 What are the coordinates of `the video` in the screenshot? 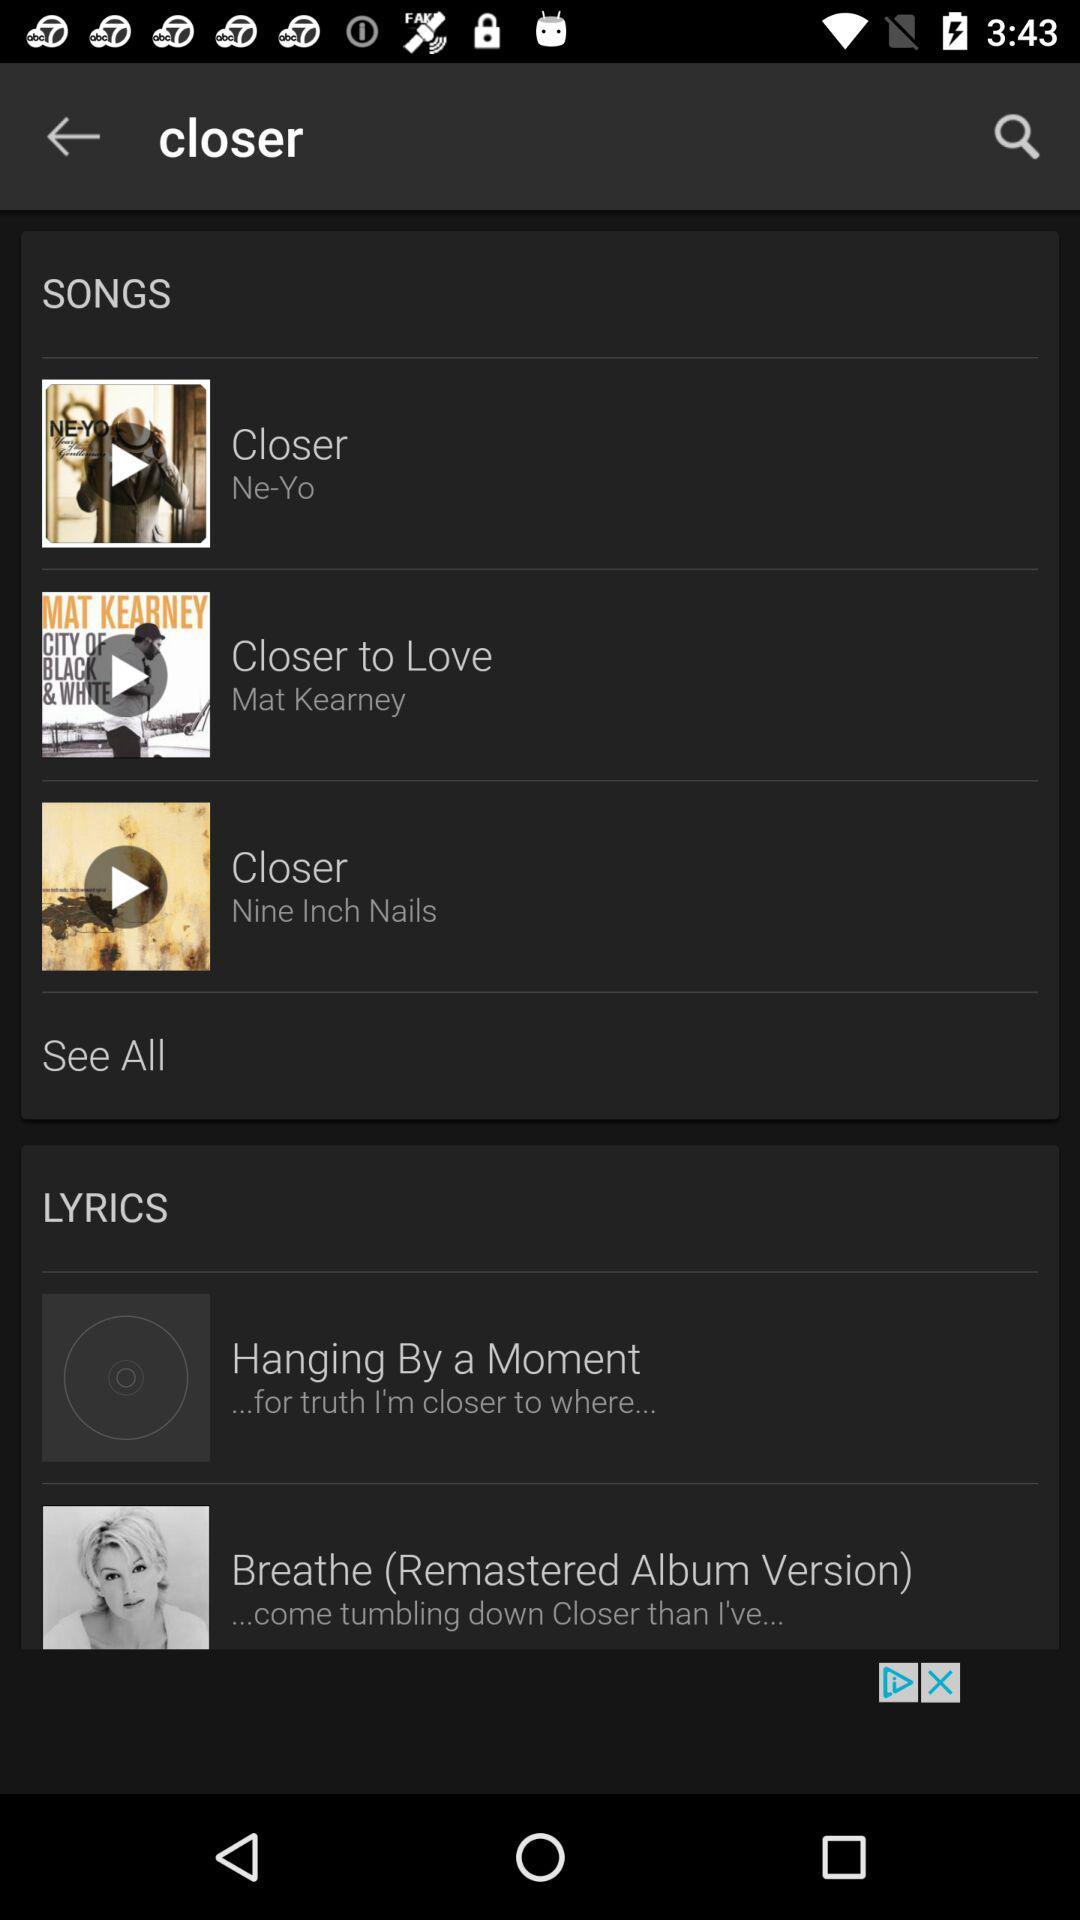 It's located at (126, 885).